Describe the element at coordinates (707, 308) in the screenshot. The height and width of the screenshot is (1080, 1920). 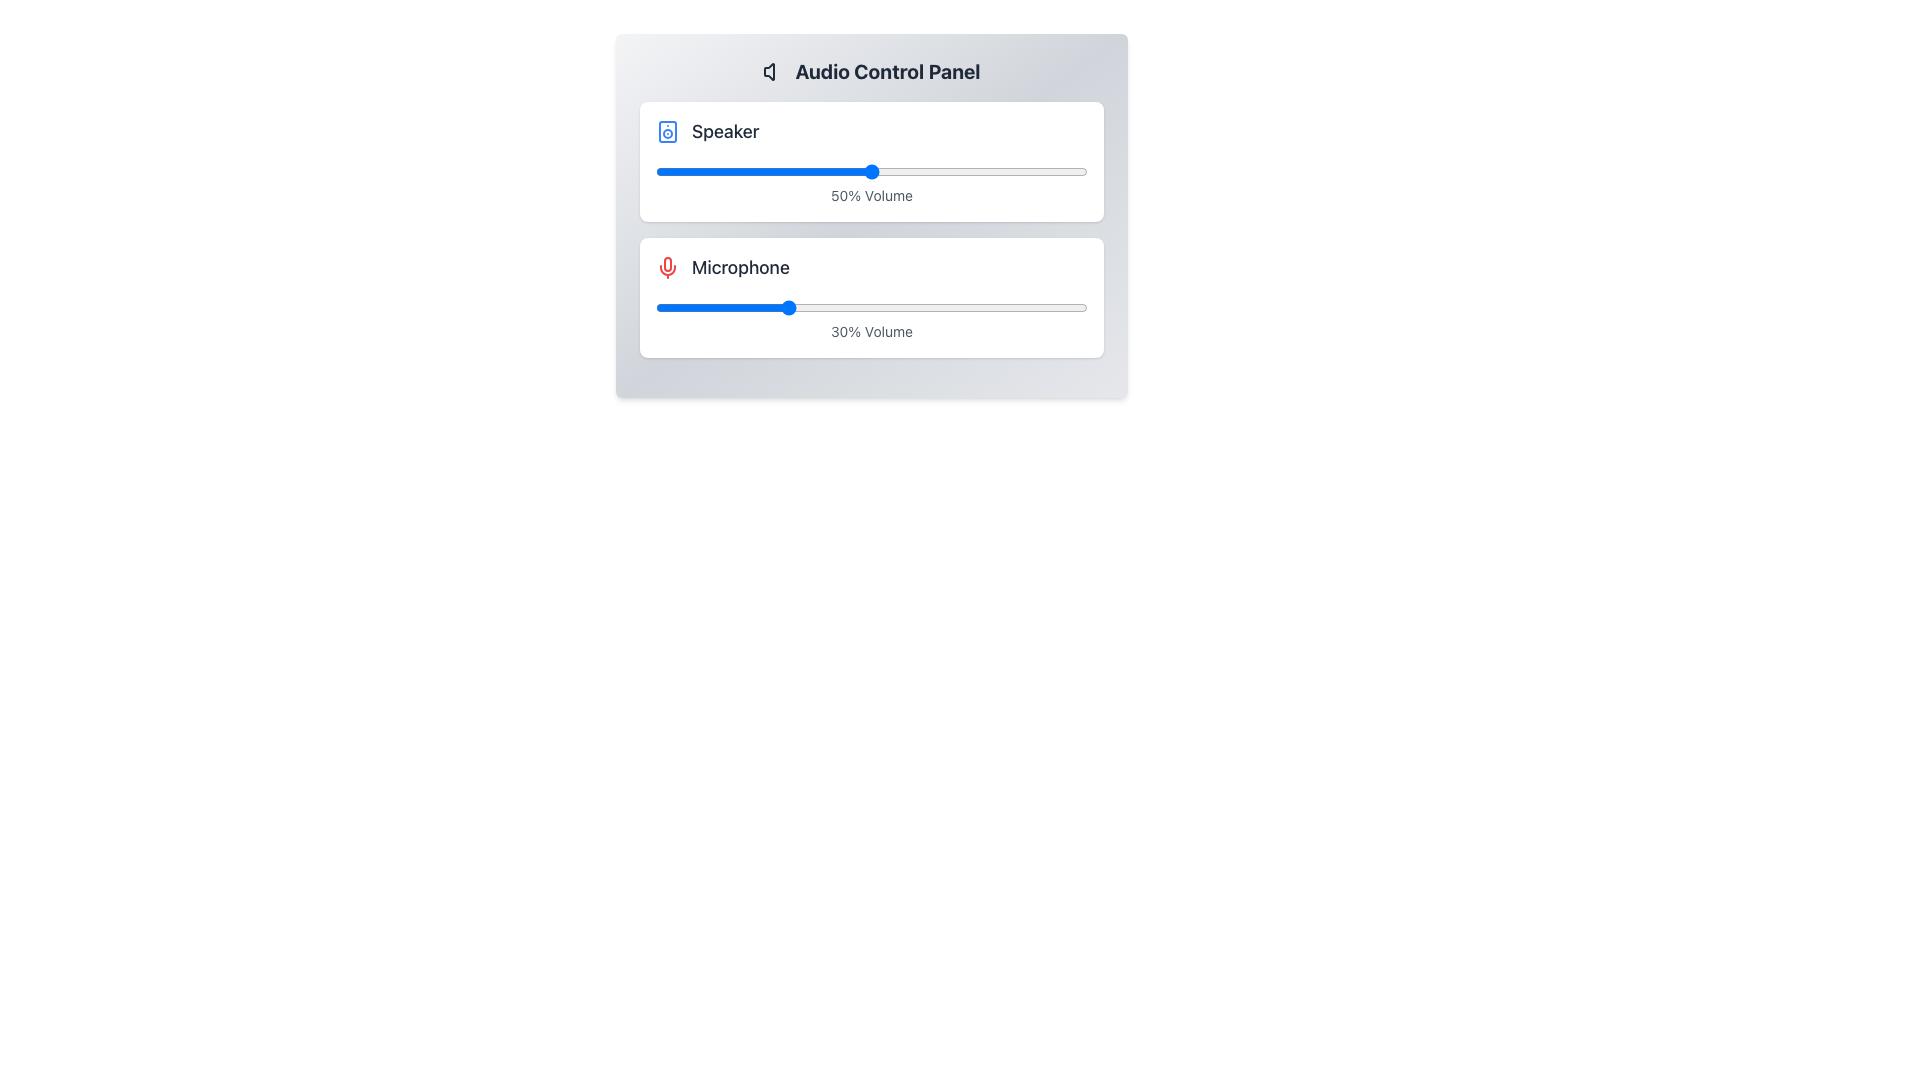
I see `the microphone volume` at that location.